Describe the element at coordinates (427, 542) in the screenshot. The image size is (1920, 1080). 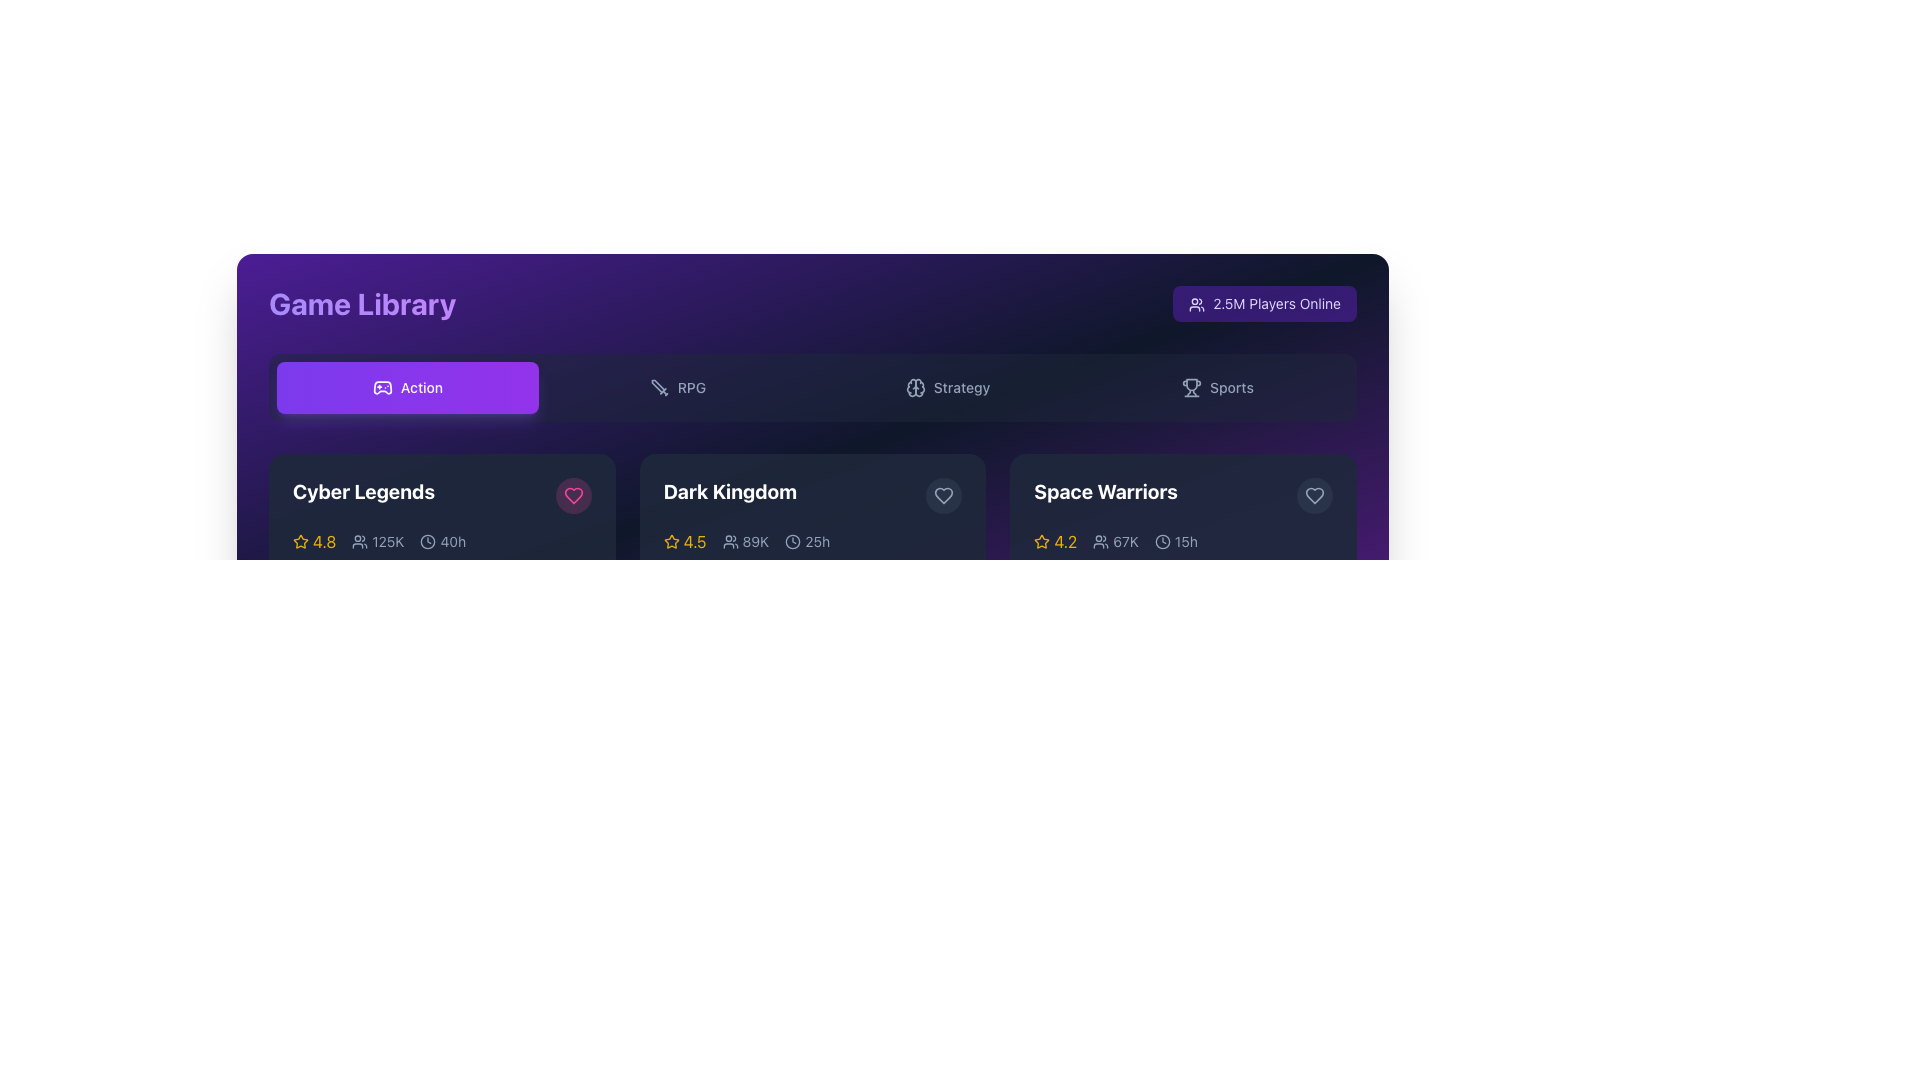
I see `the decorative icon representing the time spent in the 'Cyber Legends' game entry, located next to the '40h' text in the metadata section` at that location.